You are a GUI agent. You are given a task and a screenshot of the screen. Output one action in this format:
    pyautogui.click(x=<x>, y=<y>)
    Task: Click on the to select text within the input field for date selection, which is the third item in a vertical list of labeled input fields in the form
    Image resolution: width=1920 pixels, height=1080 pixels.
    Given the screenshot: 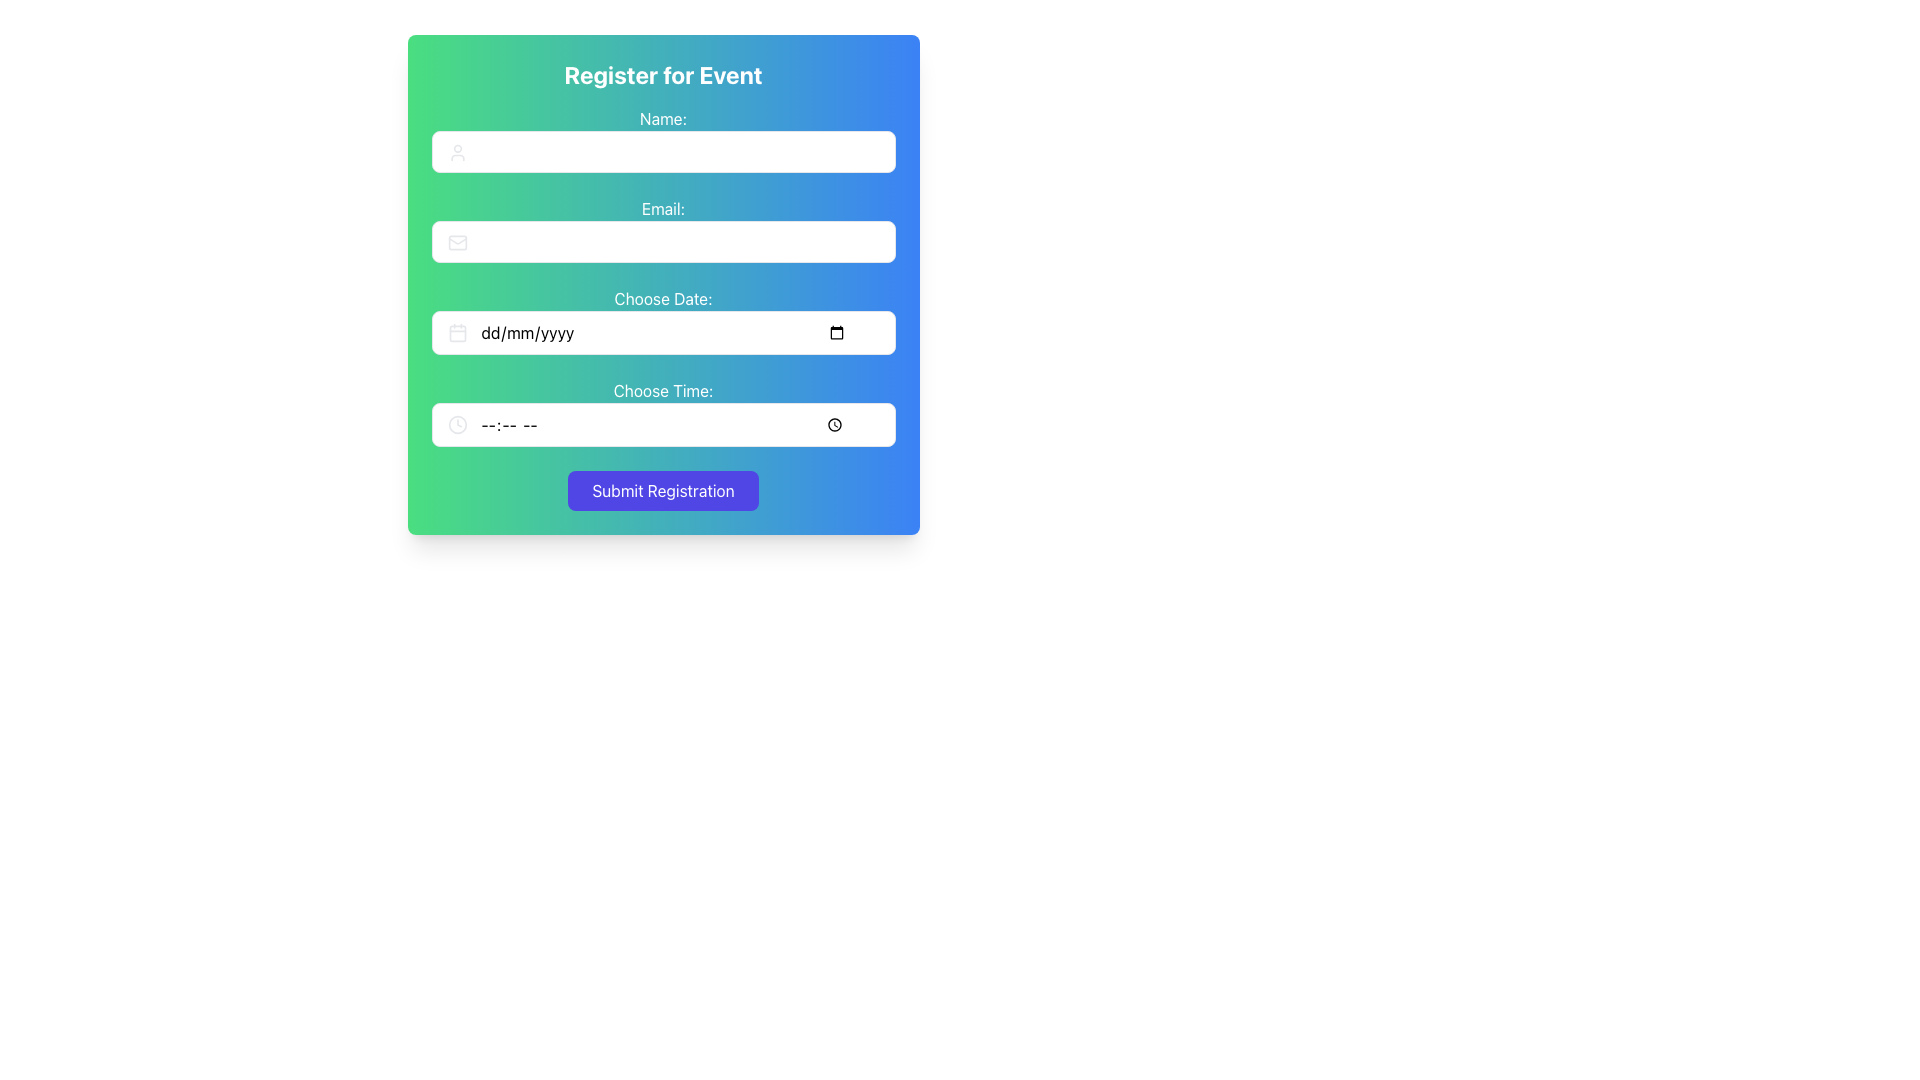 What is the action you would take?
    pyautogui.click(x=663, y=319)
    